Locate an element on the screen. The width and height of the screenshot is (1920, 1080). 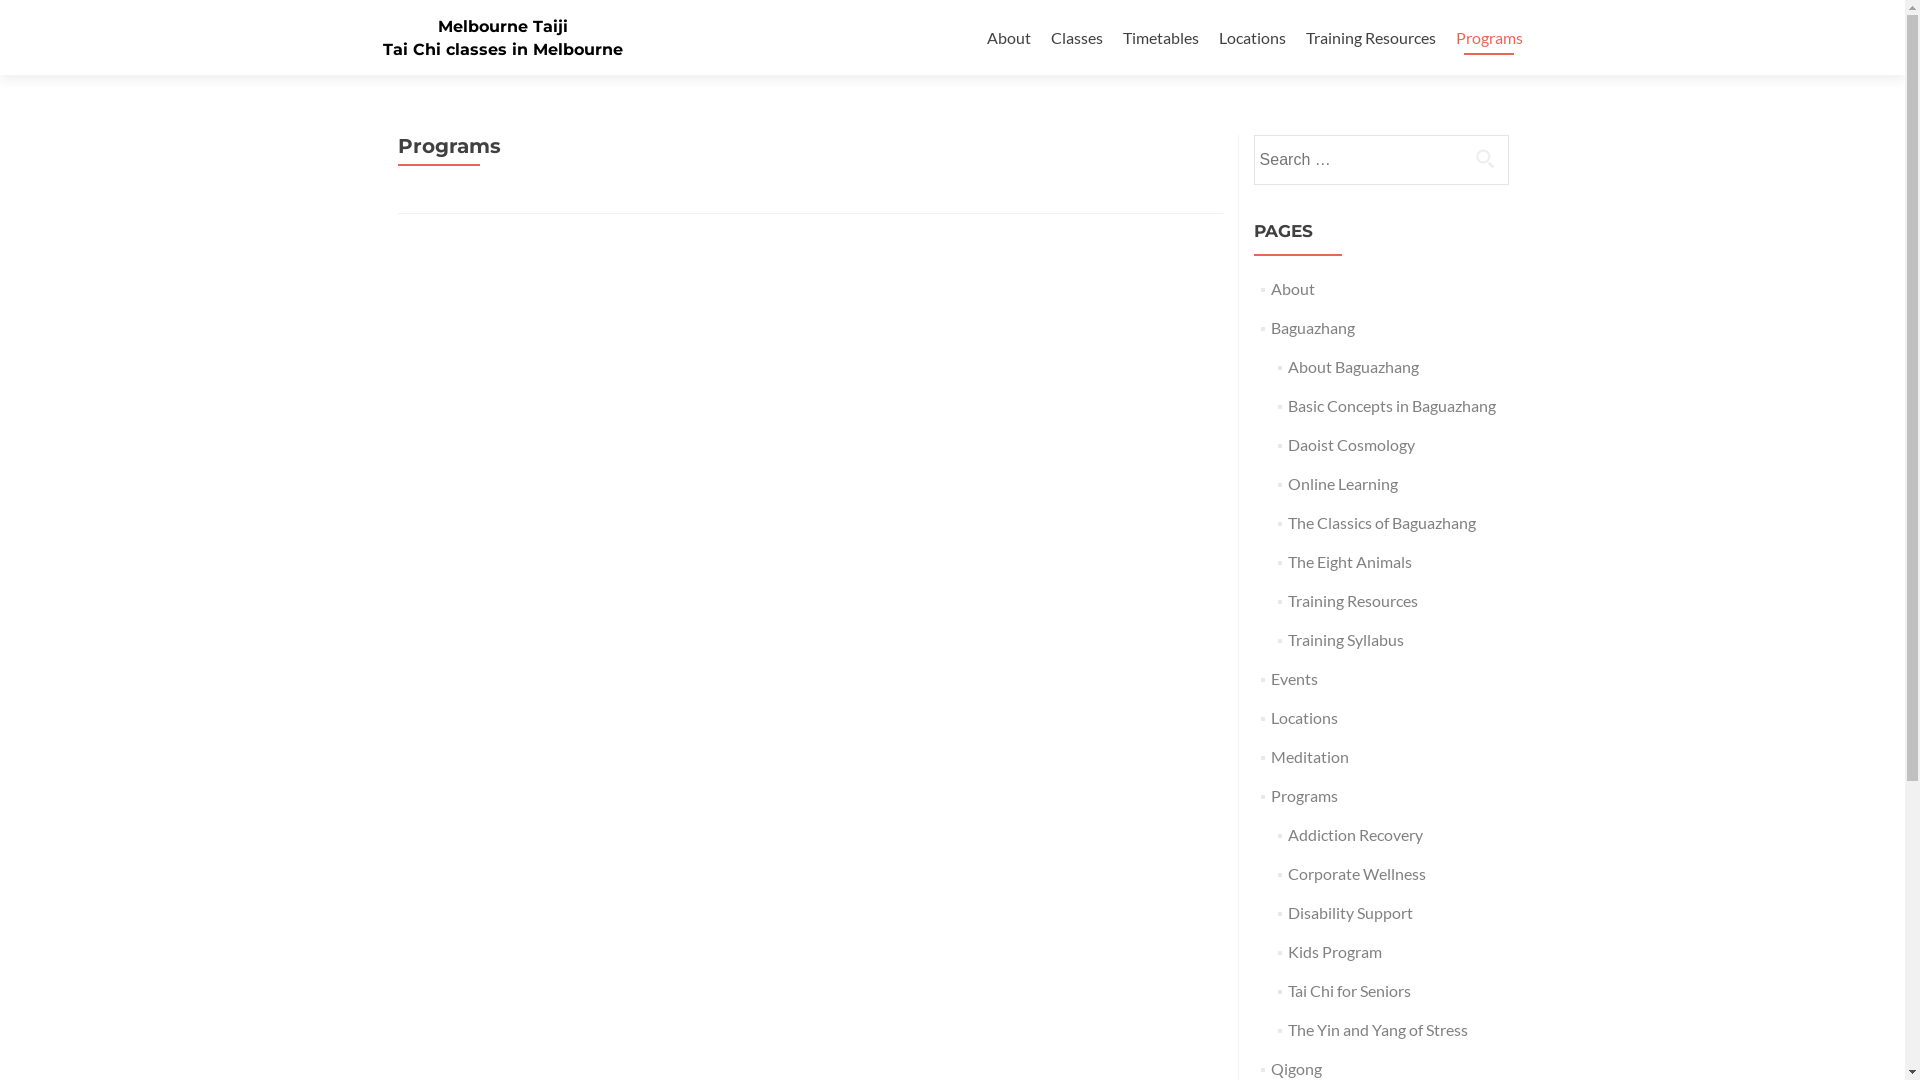
'Tai Chi classes in Melbourne' is located at coordinates (382, 48).